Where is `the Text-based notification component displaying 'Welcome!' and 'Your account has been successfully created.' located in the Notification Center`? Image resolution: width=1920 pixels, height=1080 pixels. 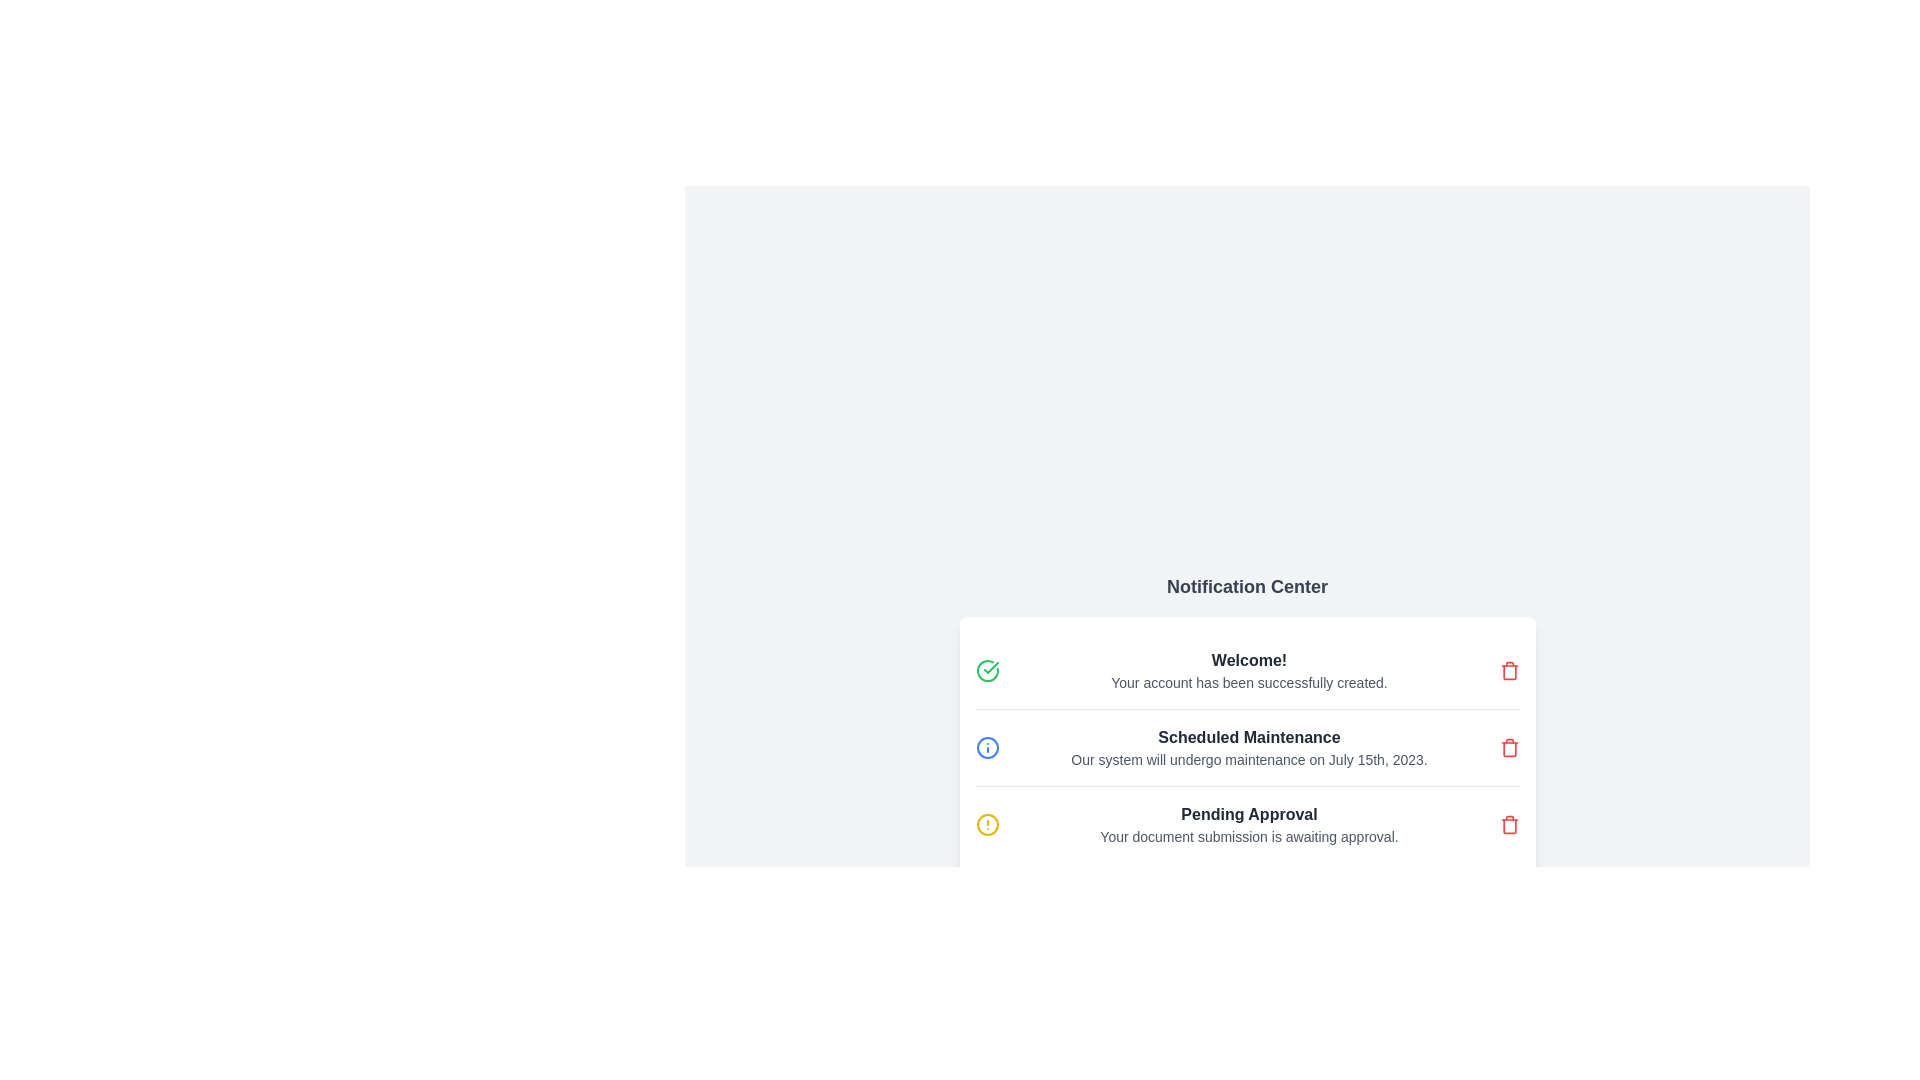
the Text-based notification component displaying 'Welcome!' and 'Your account has been successfully created.' located in the Notification Center is located at coordinates (1248, 671).